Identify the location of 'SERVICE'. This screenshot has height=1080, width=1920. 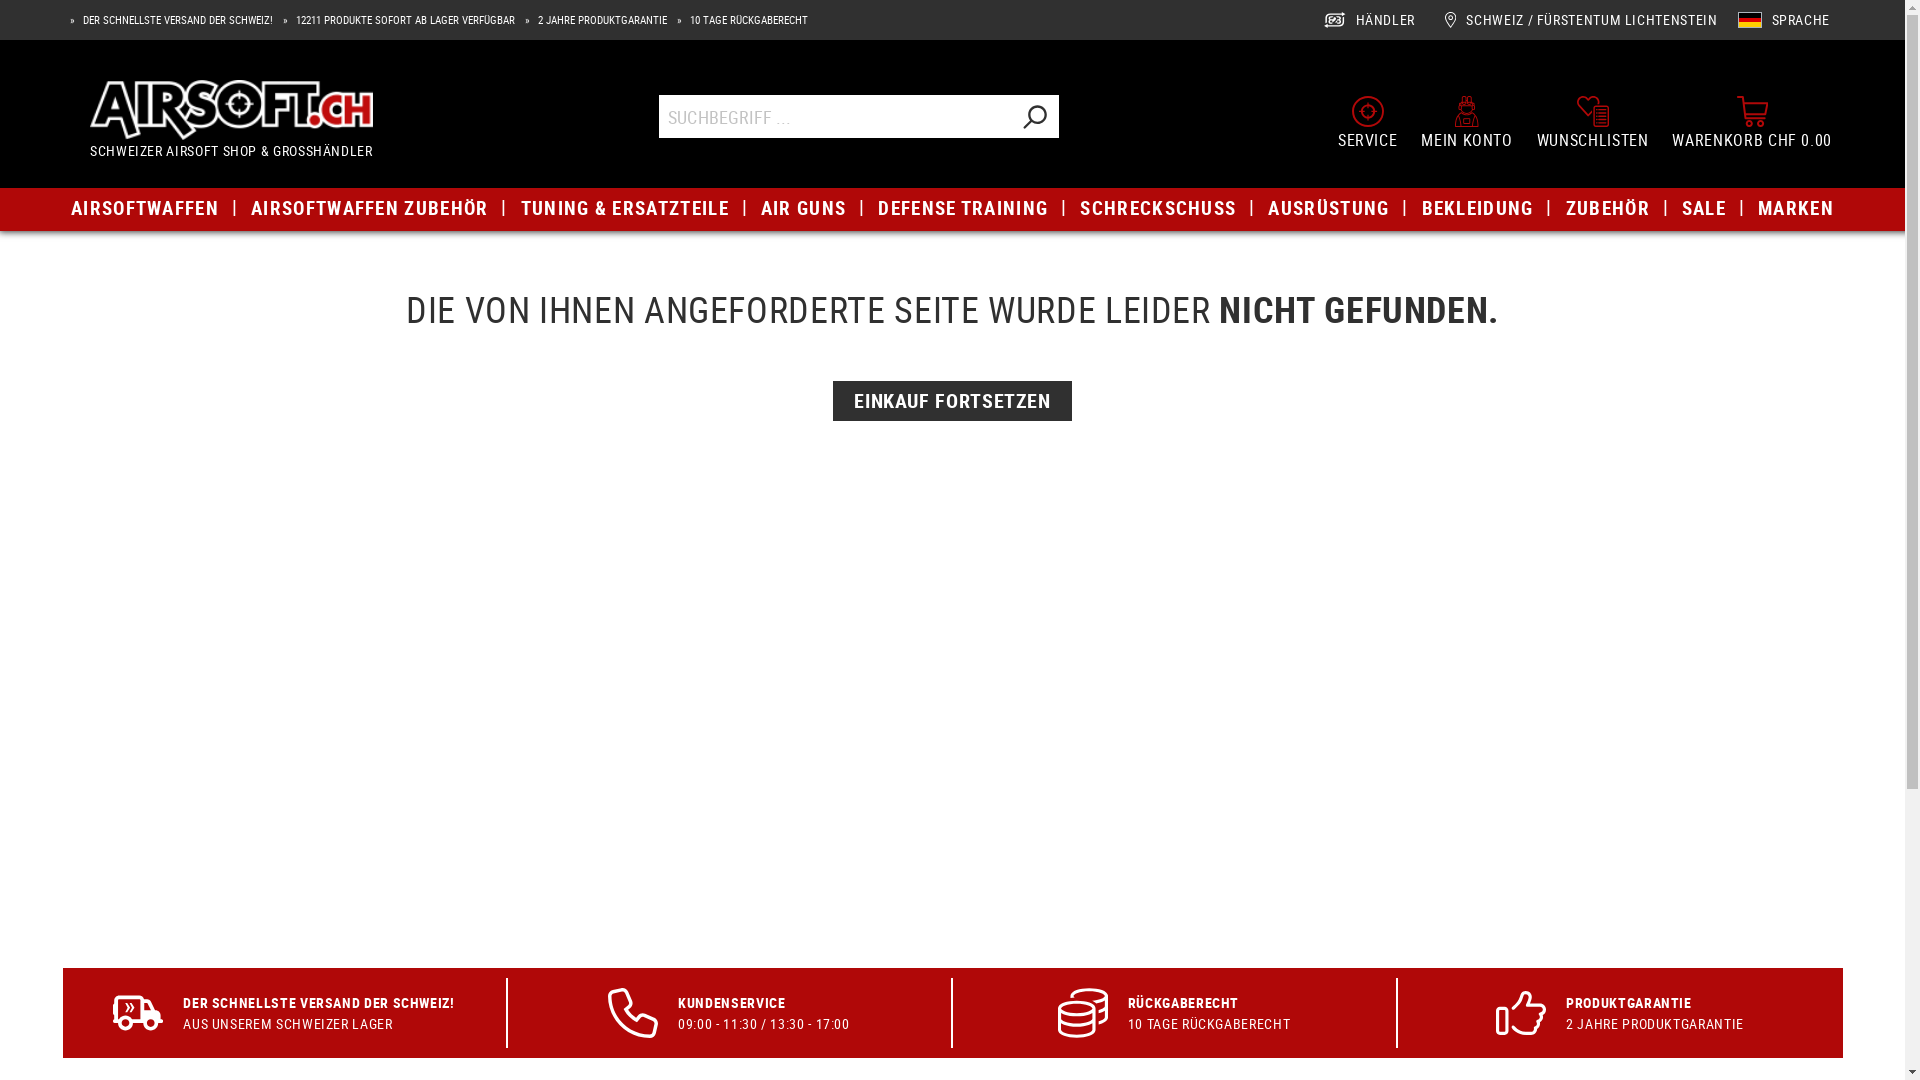
(1366, 122).